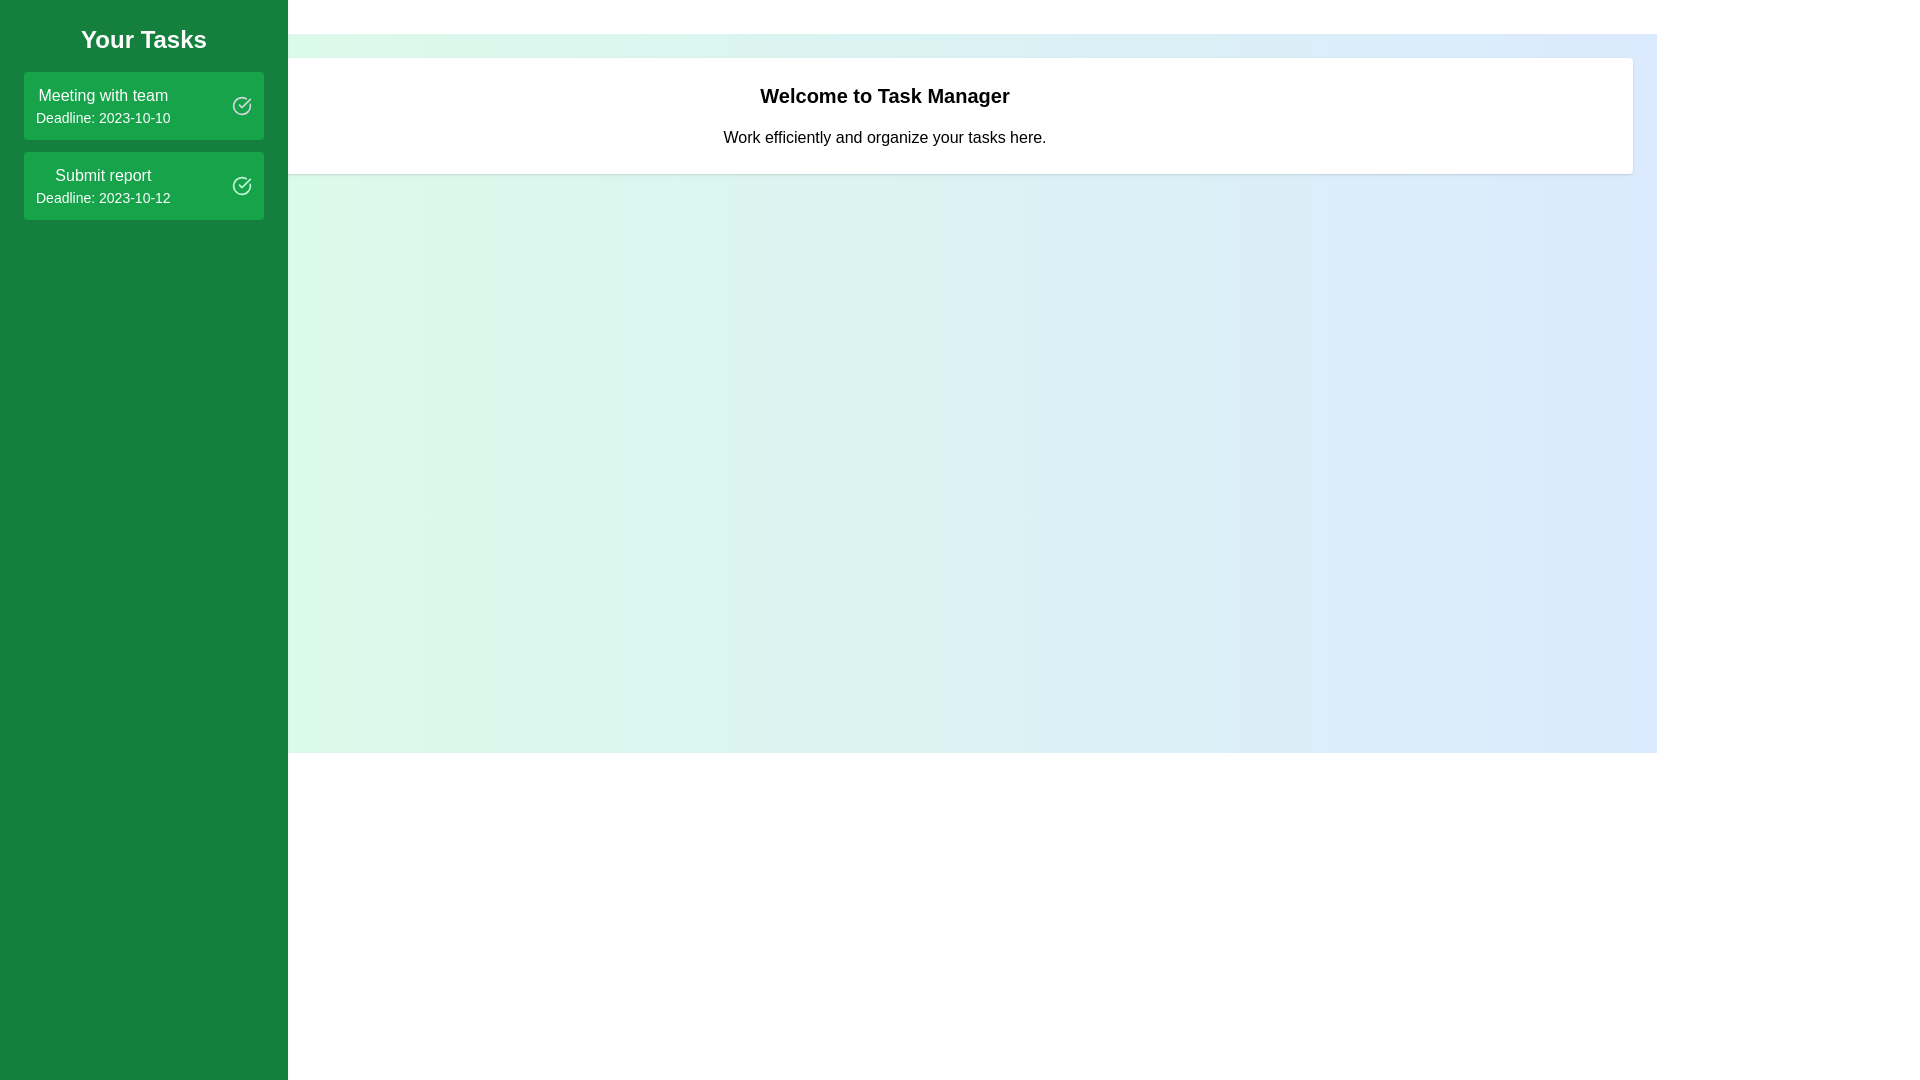 The width and height of the screenshot is (1920, 1080). I want to click on the task Submit report to observe its hover effect, so click(143, 185).